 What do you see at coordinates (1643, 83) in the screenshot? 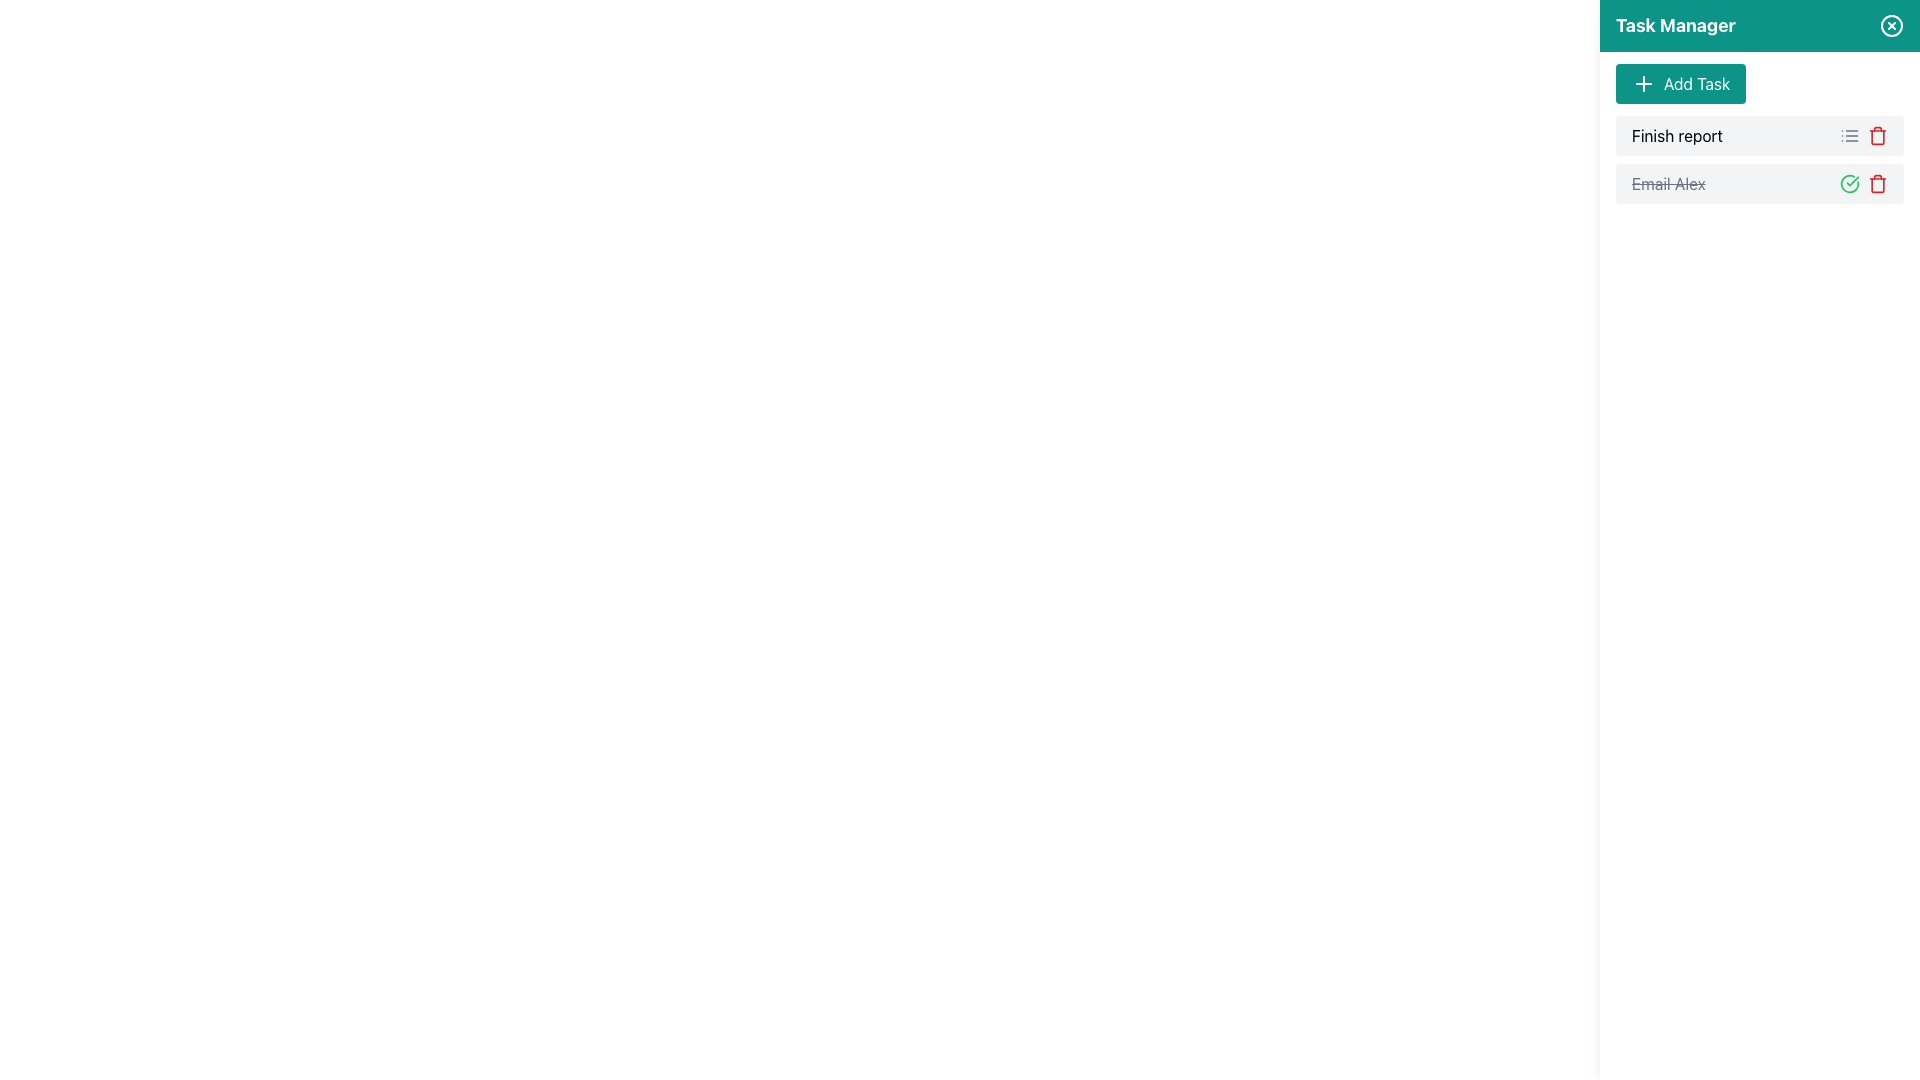
I see `the icon inside the green rectangular button labeled 'Add Task' in the 'Task Manager' section located at the top right corner of the interface` at bounding box center [1643, 83].